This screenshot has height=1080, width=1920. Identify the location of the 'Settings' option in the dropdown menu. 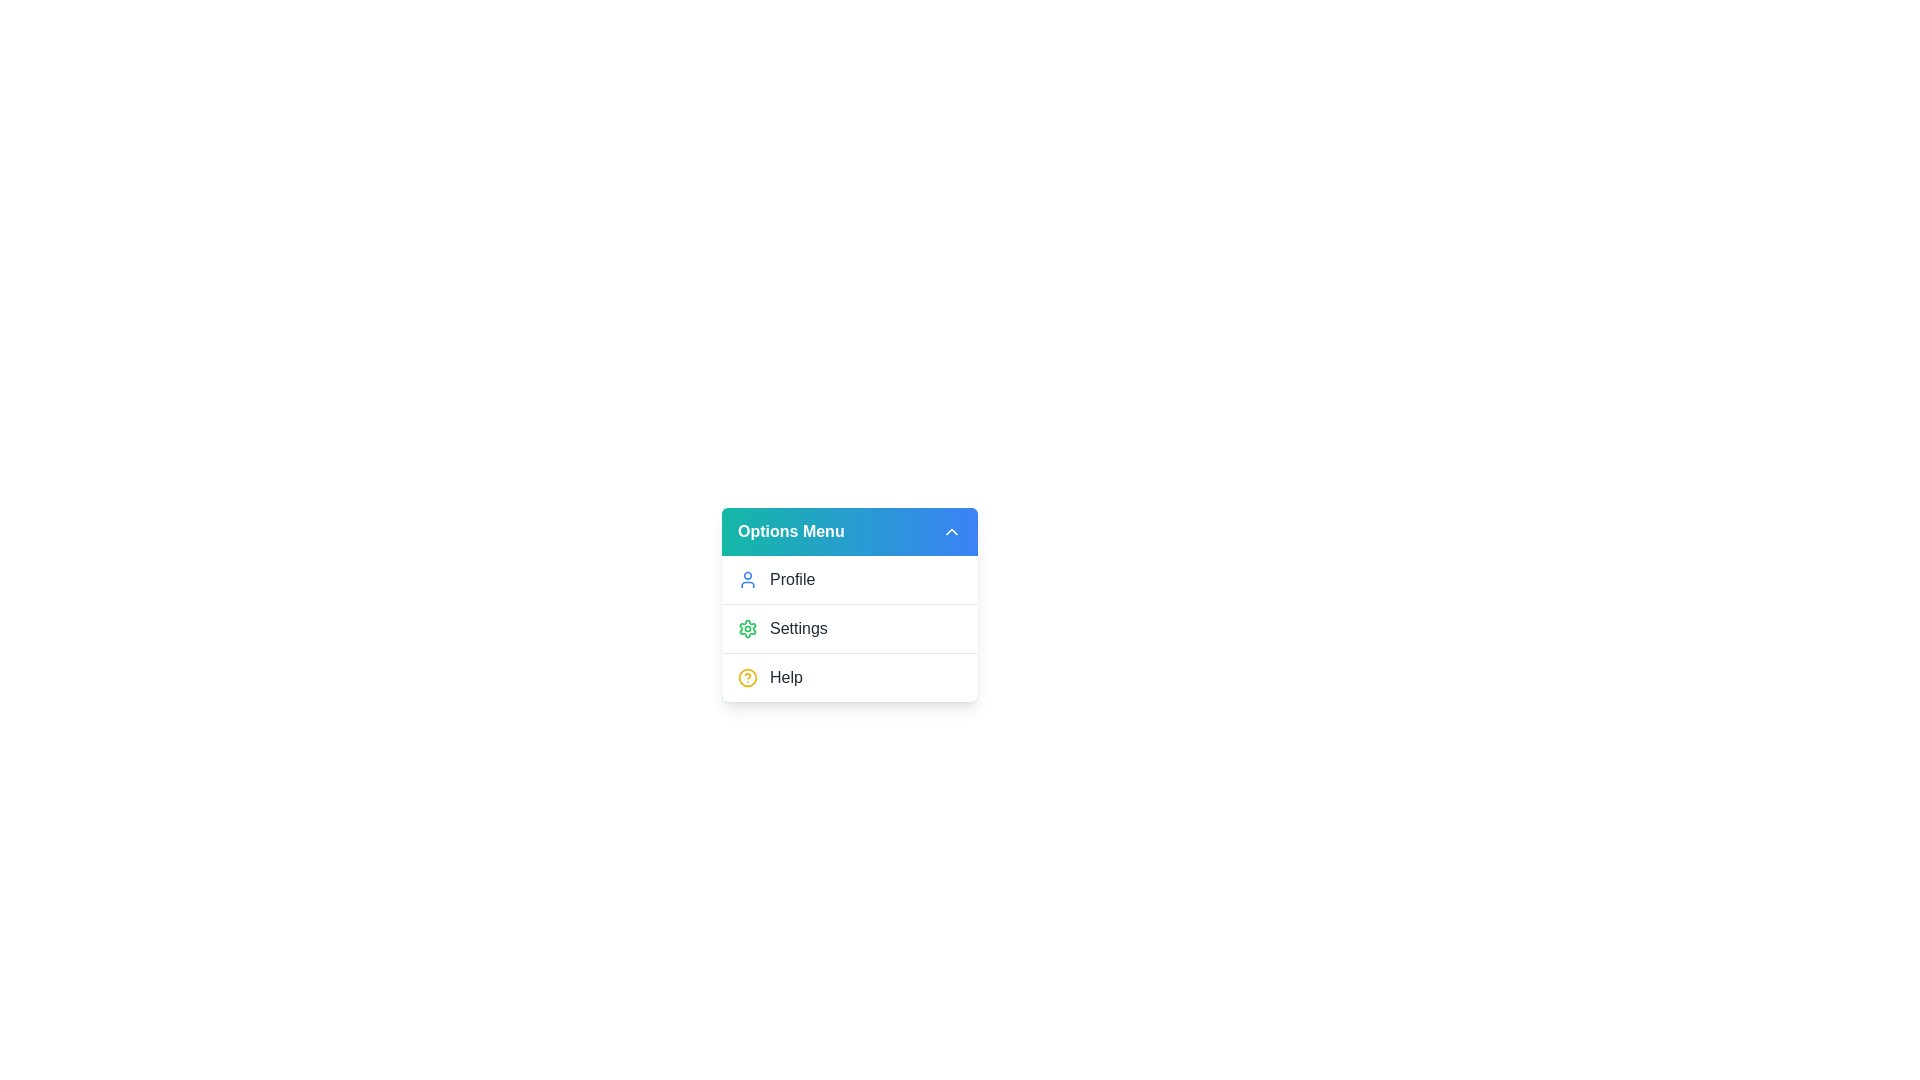
(849, 627).